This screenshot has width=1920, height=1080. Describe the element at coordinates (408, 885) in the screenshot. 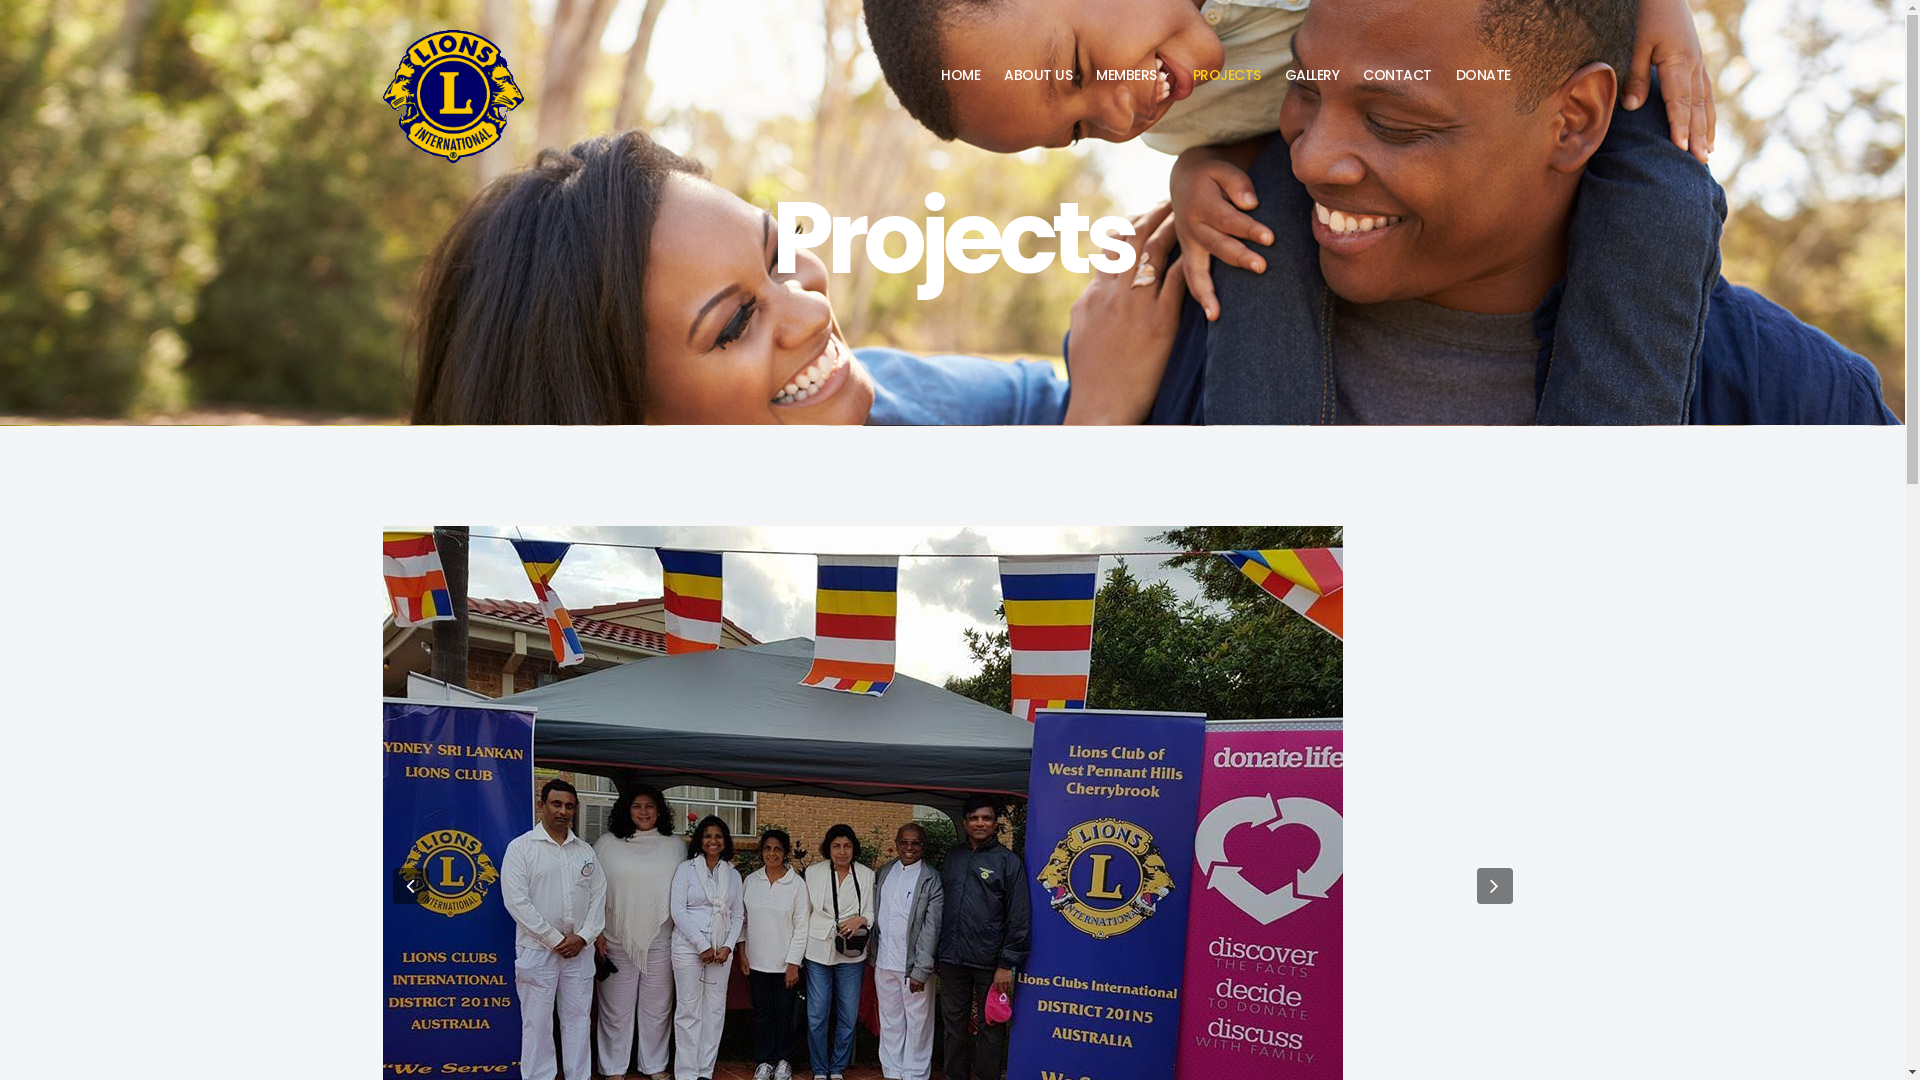

I see `'Previous'` at that location.